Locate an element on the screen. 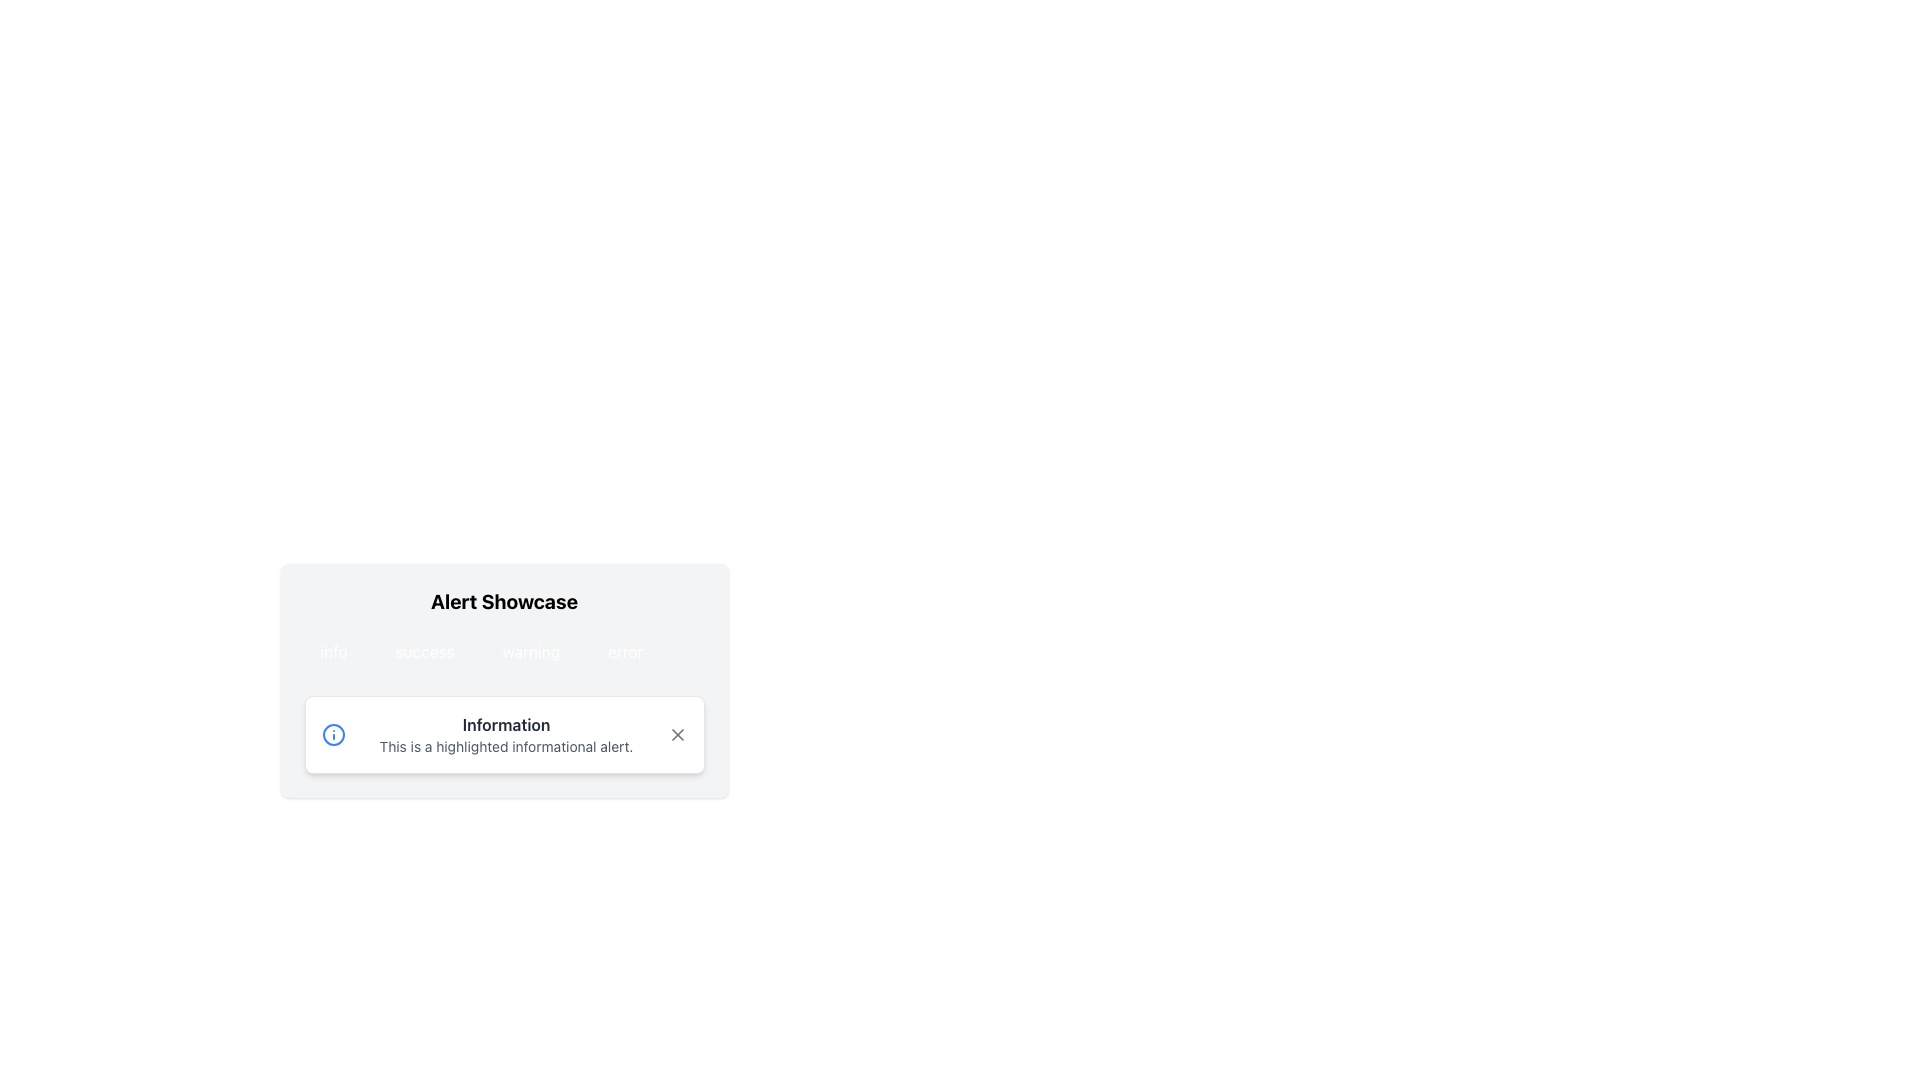 This screenshot has height=1080, width=1920. header text label located in the alert box under the 'Alert Showcase' section, which serves as the title for the informational alert is located at coordinates (506, 725).